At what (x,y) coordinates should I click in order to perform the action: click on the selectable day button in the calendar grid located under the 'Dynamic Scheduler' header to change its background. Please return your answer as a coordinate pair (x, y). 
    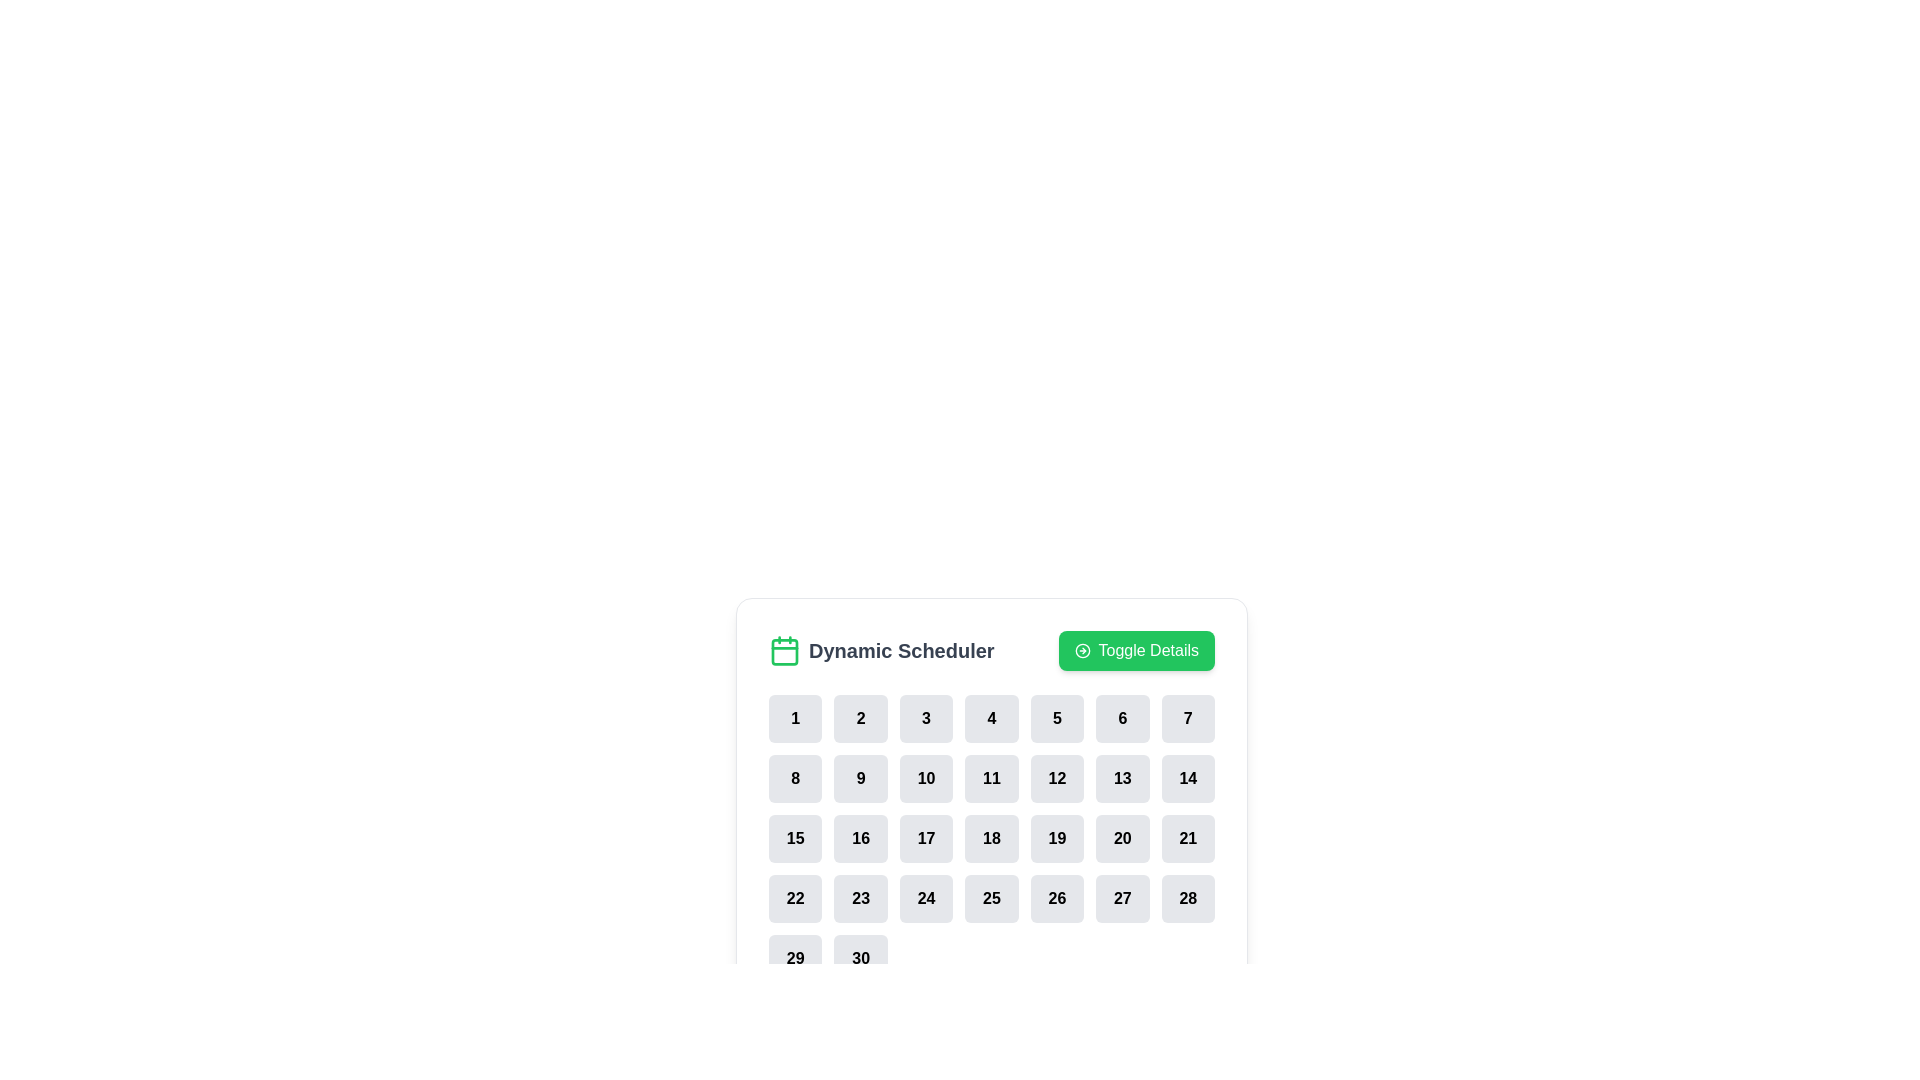
    Looking at the image, I should click on (925, 839).